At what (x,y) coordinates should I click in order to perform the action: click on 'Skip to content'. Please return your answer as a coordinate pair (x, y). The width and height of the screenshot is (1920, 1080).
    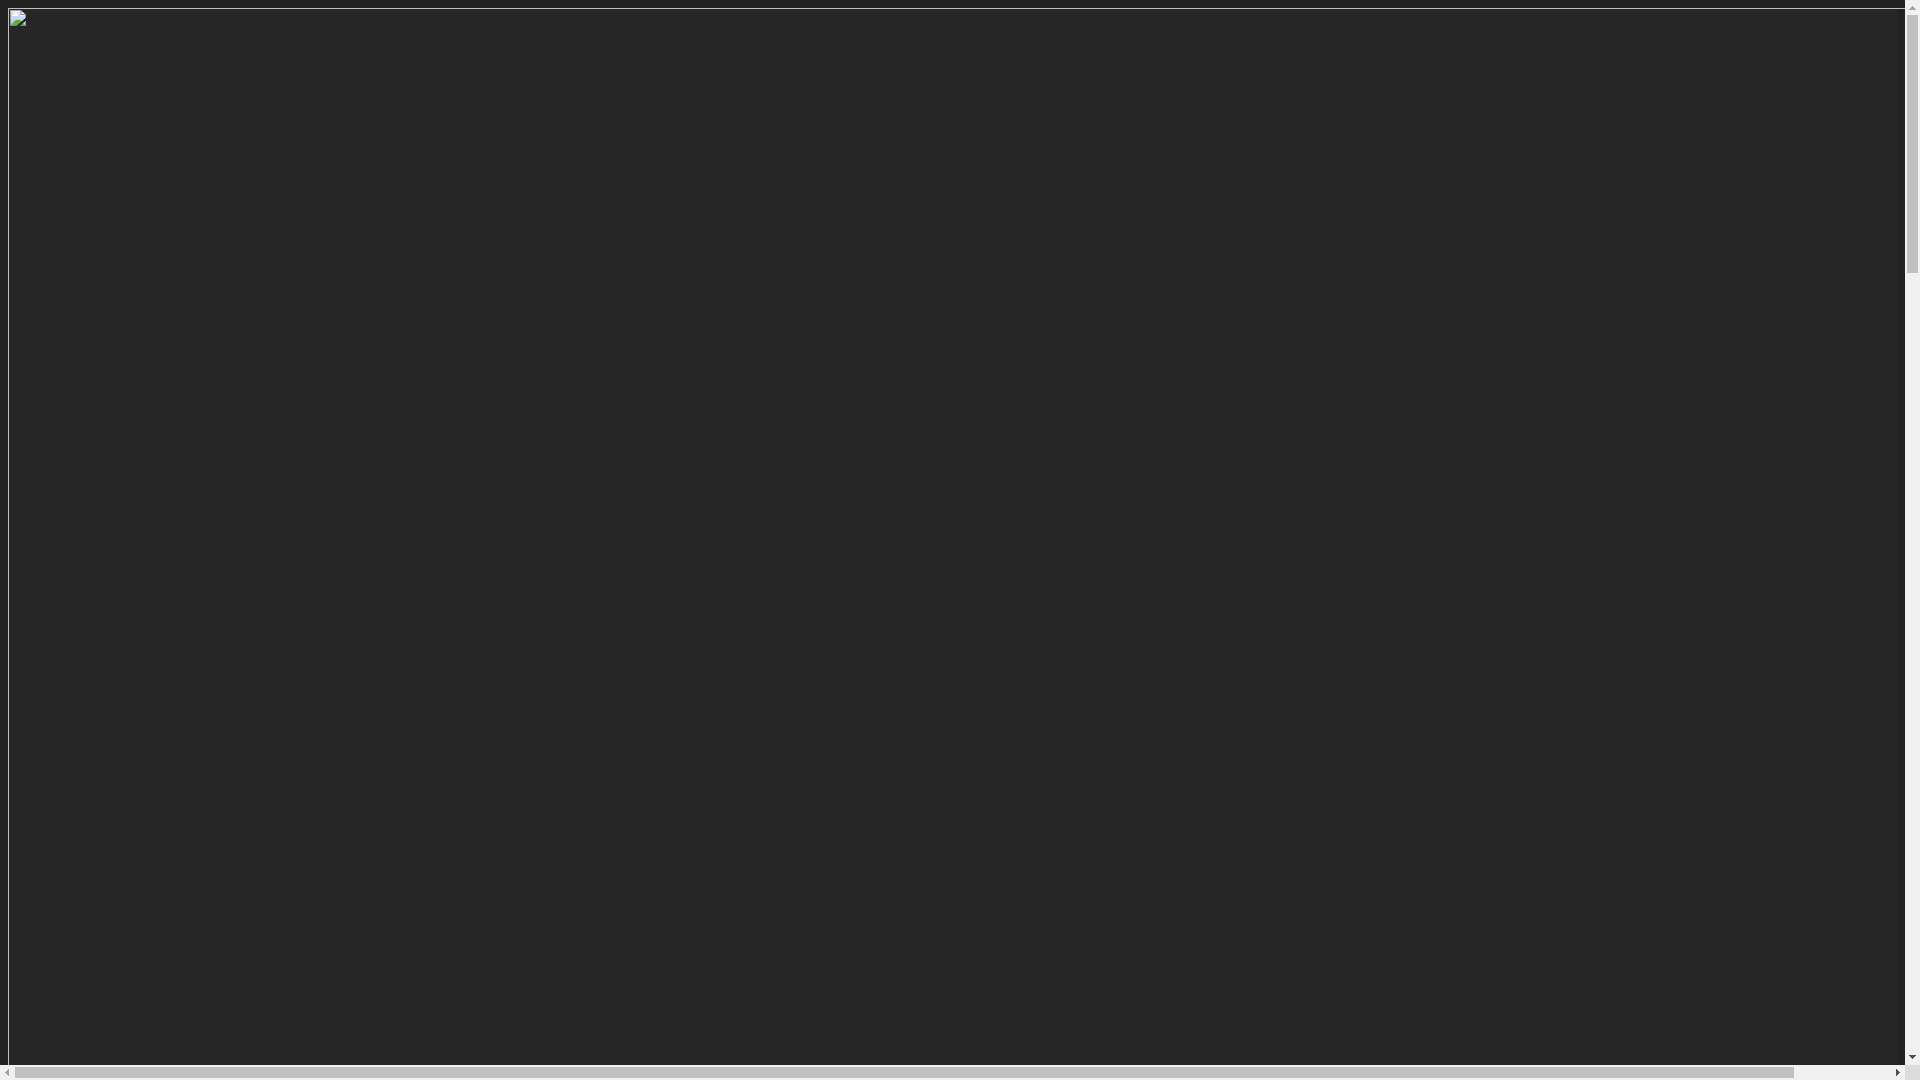
    Looking at the image, I should click on (7, 7).